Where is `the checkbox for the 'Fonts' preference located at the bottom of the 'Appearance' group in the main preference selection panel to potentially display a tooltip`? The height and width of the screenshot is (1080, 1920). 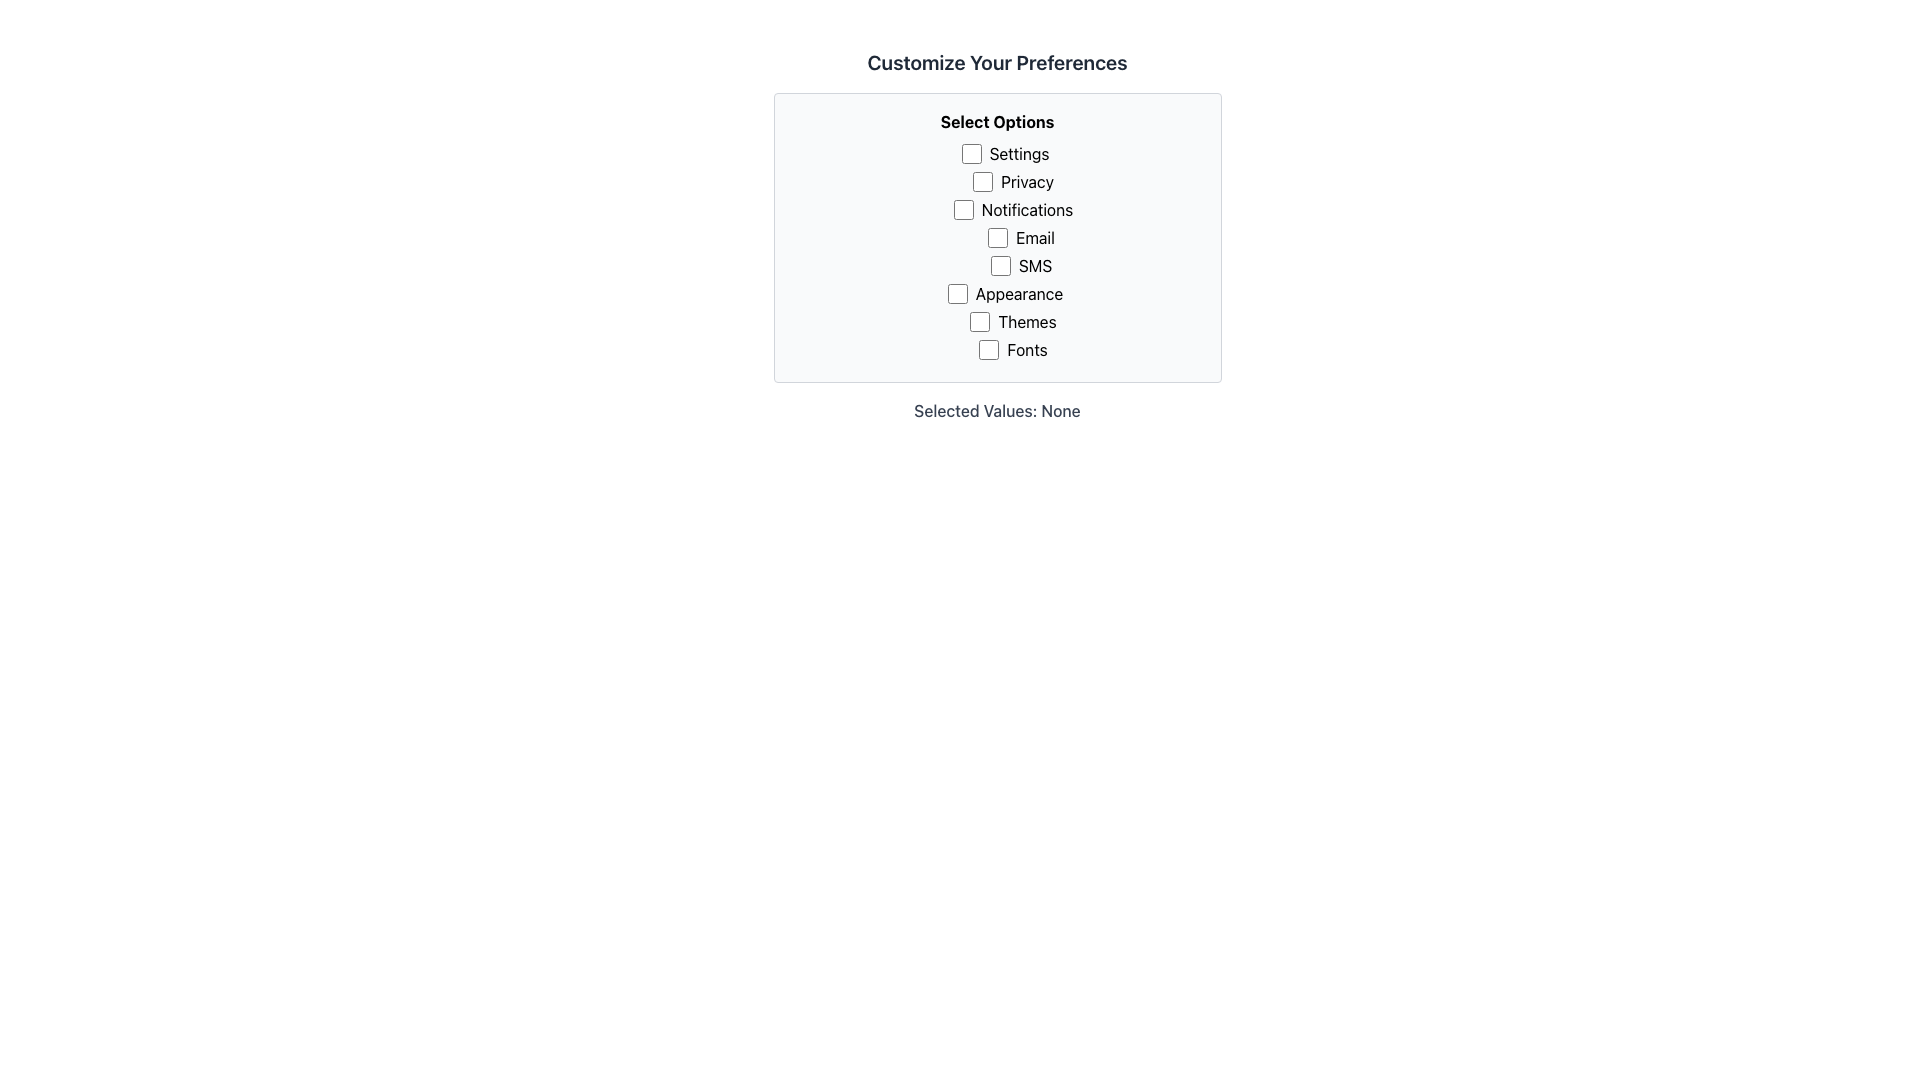
the checkbox for the 'Fonts' preference located at the bottom of the 'Appearance' group in the main preference selection panel to potentially display a tooltip is located at coordinates (989, 349).